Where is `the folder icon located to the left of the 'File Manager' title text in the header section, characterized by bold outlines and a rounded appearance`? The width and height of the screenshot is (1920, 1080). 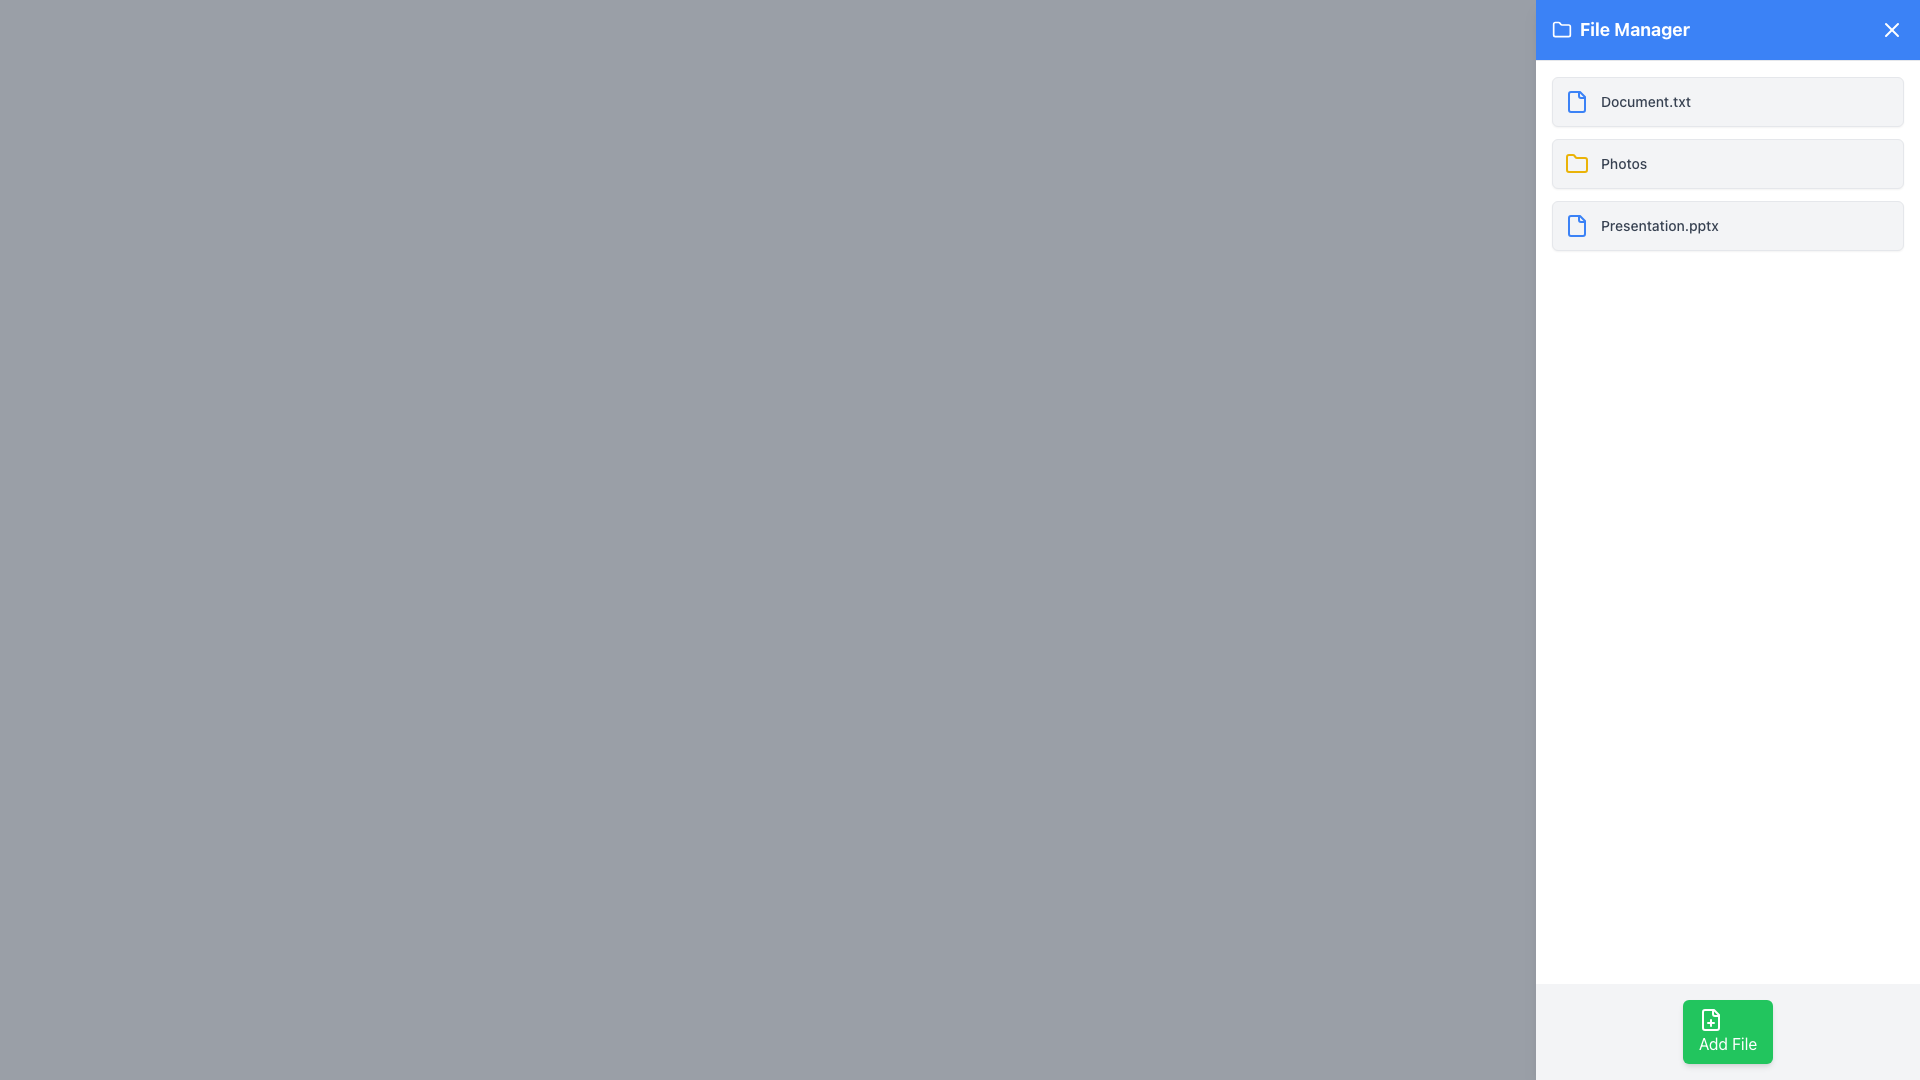 the folder icon located to the left of the 'File Manager' title text in the header section, characterized by bold outlines and a rounded appearance is located at coordinates (1560, 30).